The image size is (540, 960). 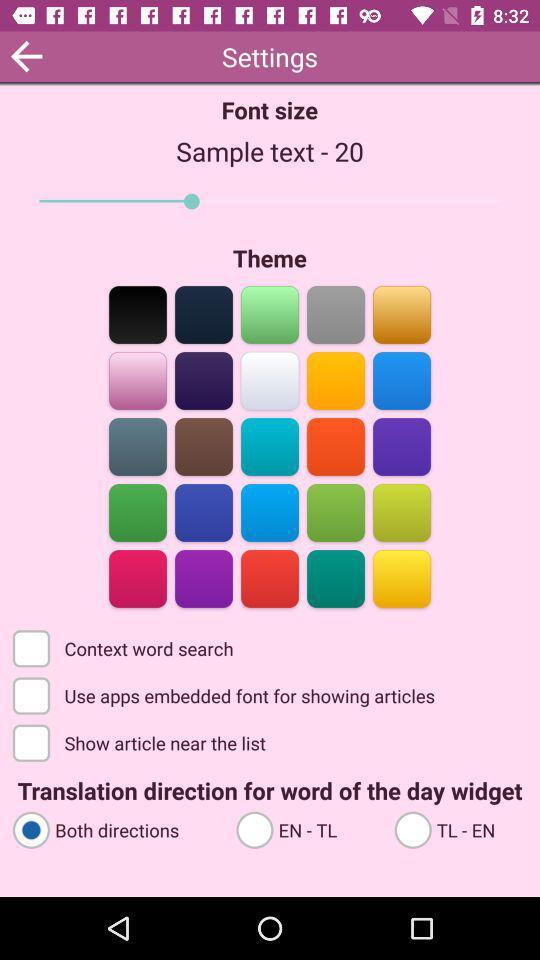 What do you see at coordinates (137, 445) in the screenshot?
I see `blue` at bounding box center [137, 445].